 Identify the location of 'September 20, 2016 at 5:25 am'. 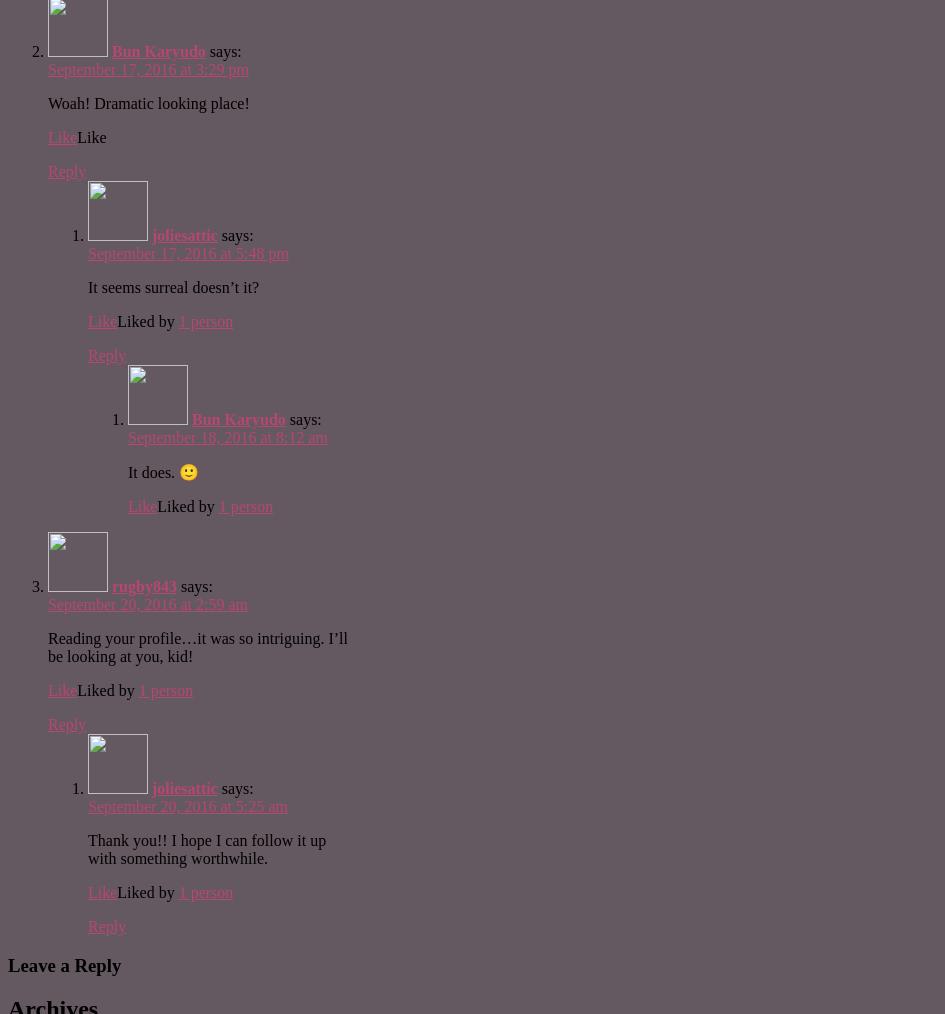
(187, 805).